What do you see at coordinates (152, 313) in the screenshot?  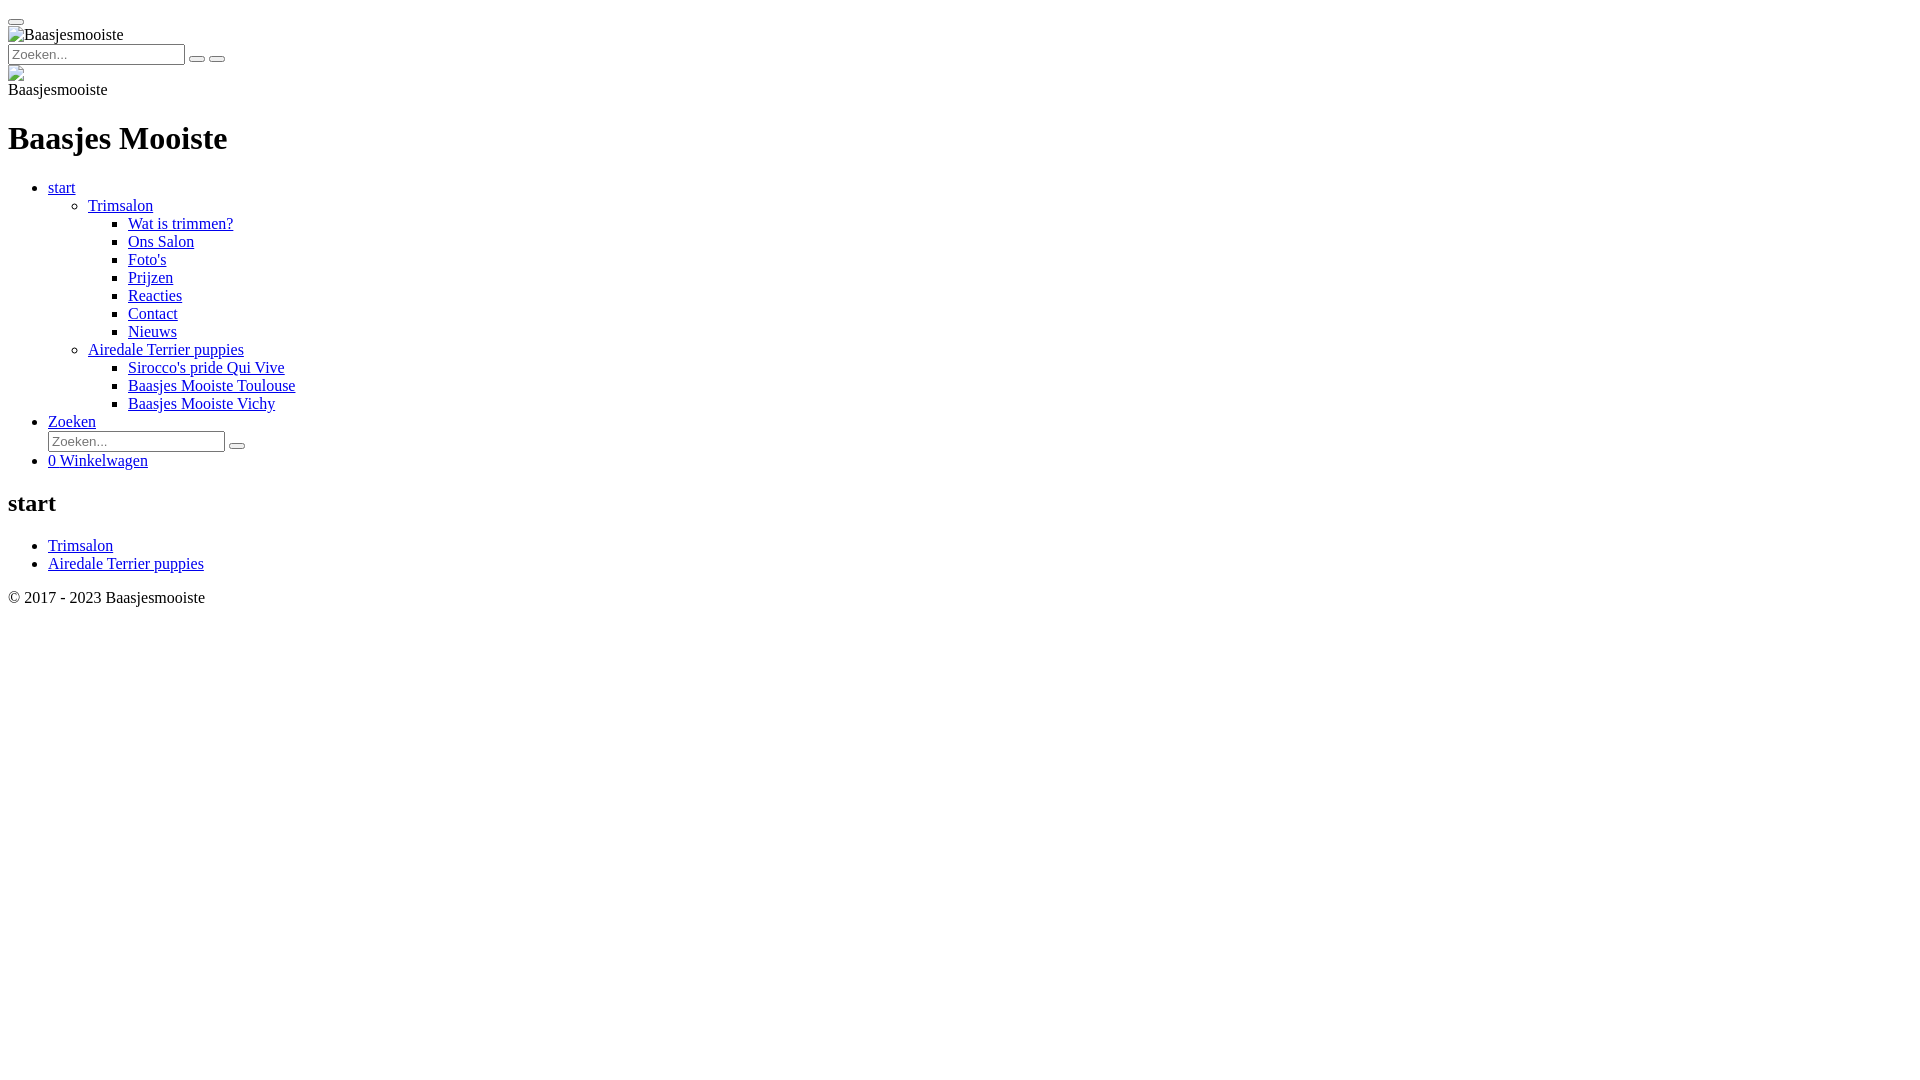 I see `'Contact'` at bounding box center [152, 313].